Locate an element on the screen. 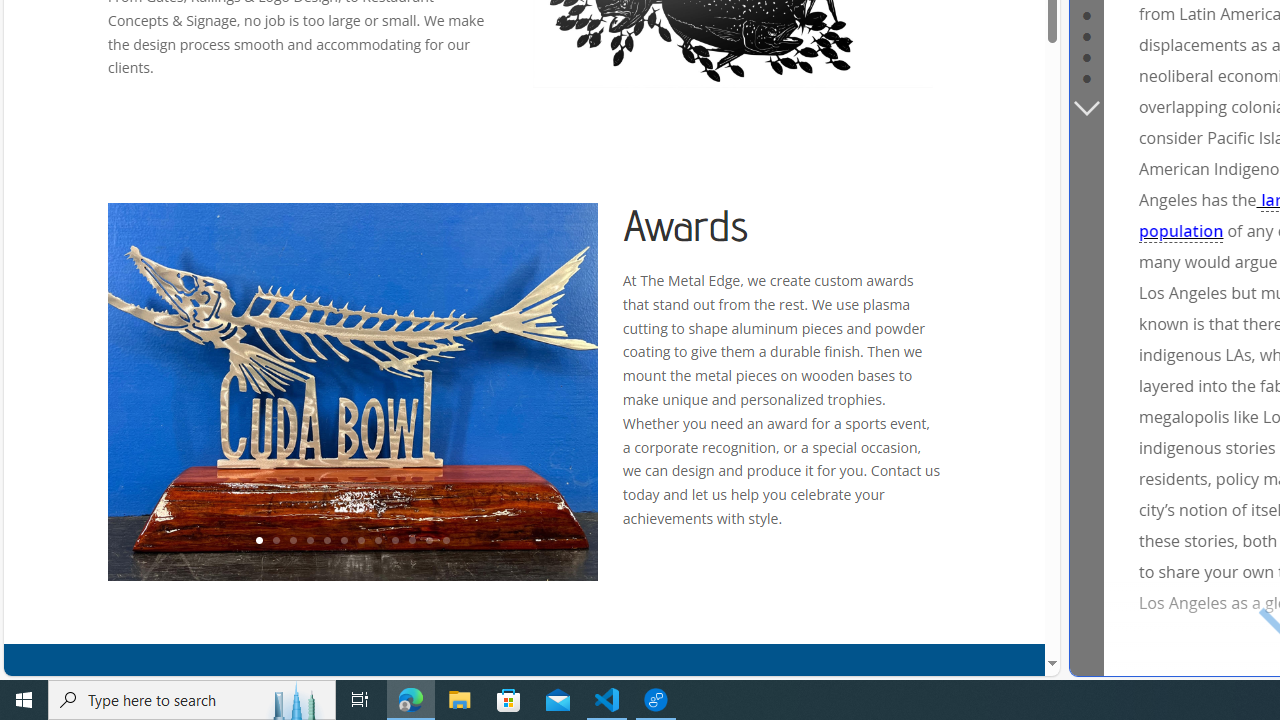 The width and height of the screenshot is (1280, 720). '8' is located at coordinates (377, 541).